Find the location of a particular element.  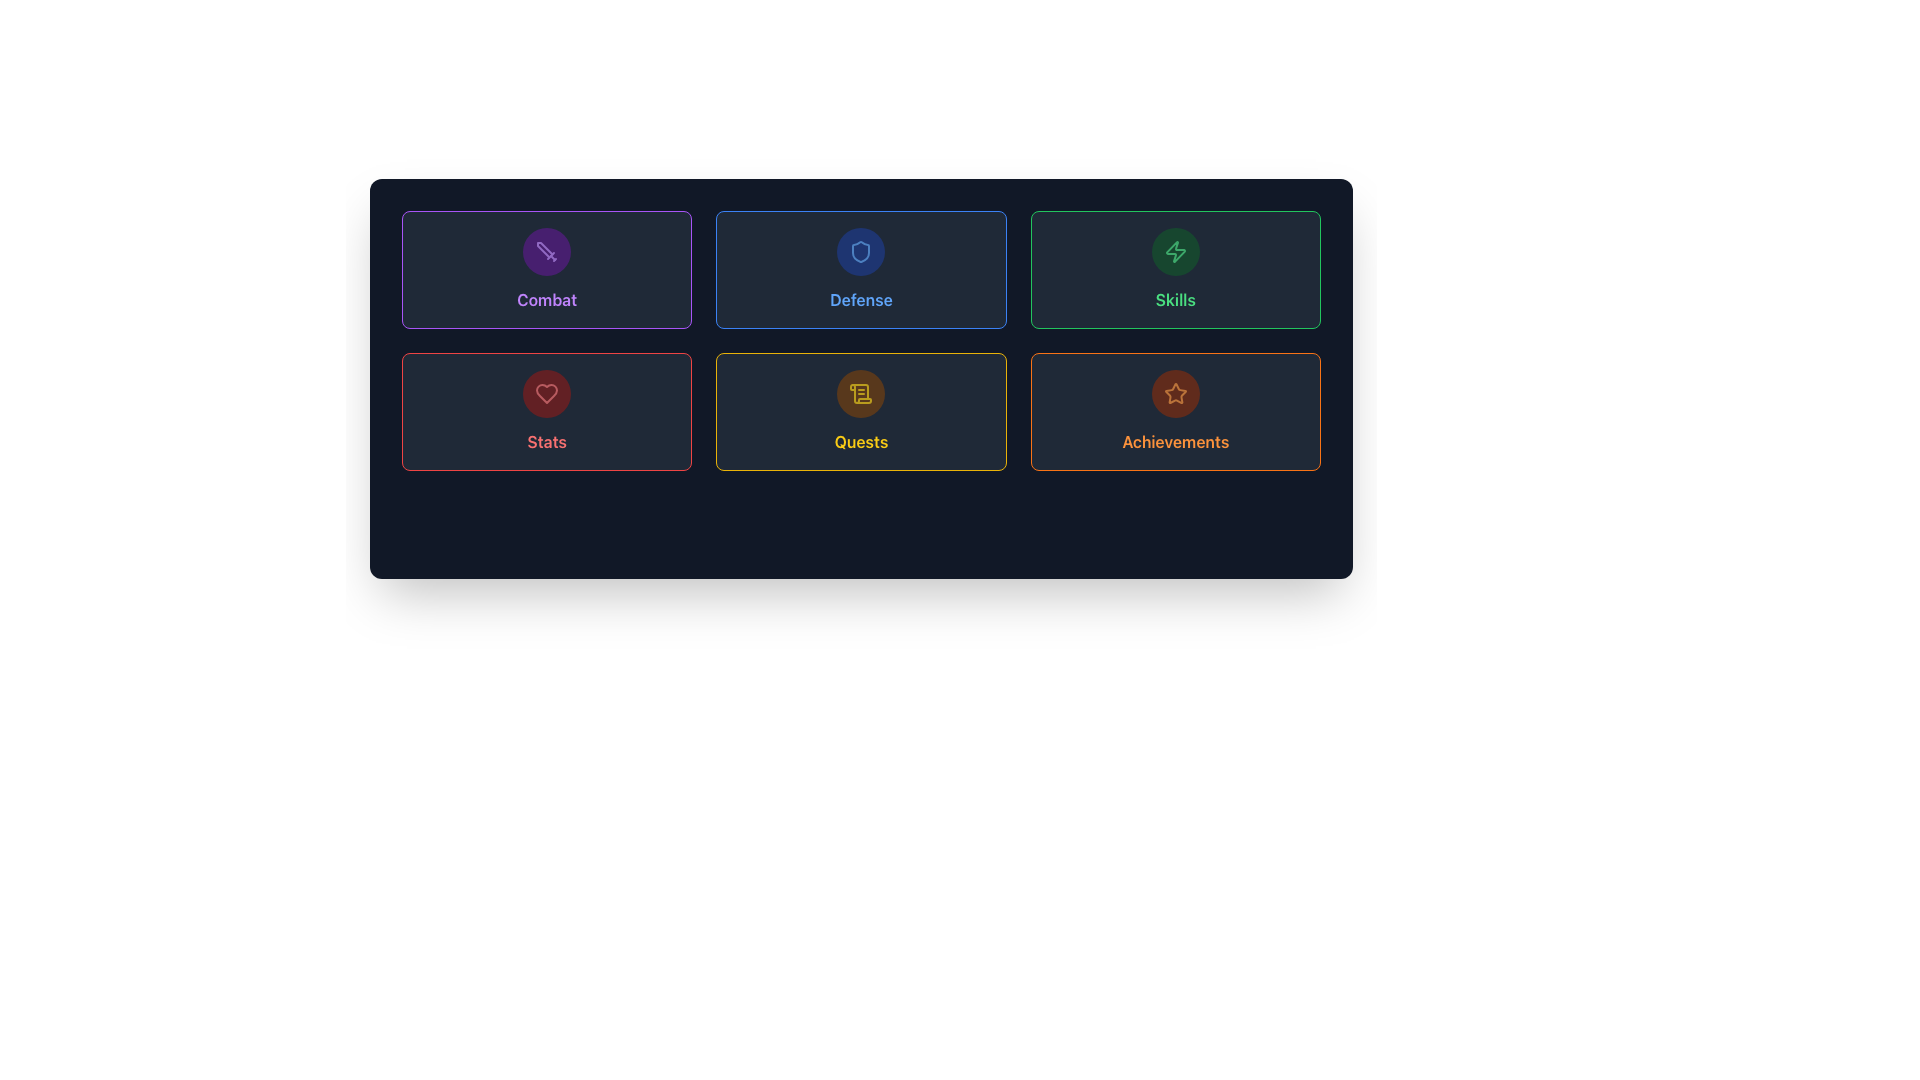

the circular decorative indicator with an embedded icon located centrally within the 'Stats' card in the bottom-left quadrant of the UI is located at coordinates (547, 393).